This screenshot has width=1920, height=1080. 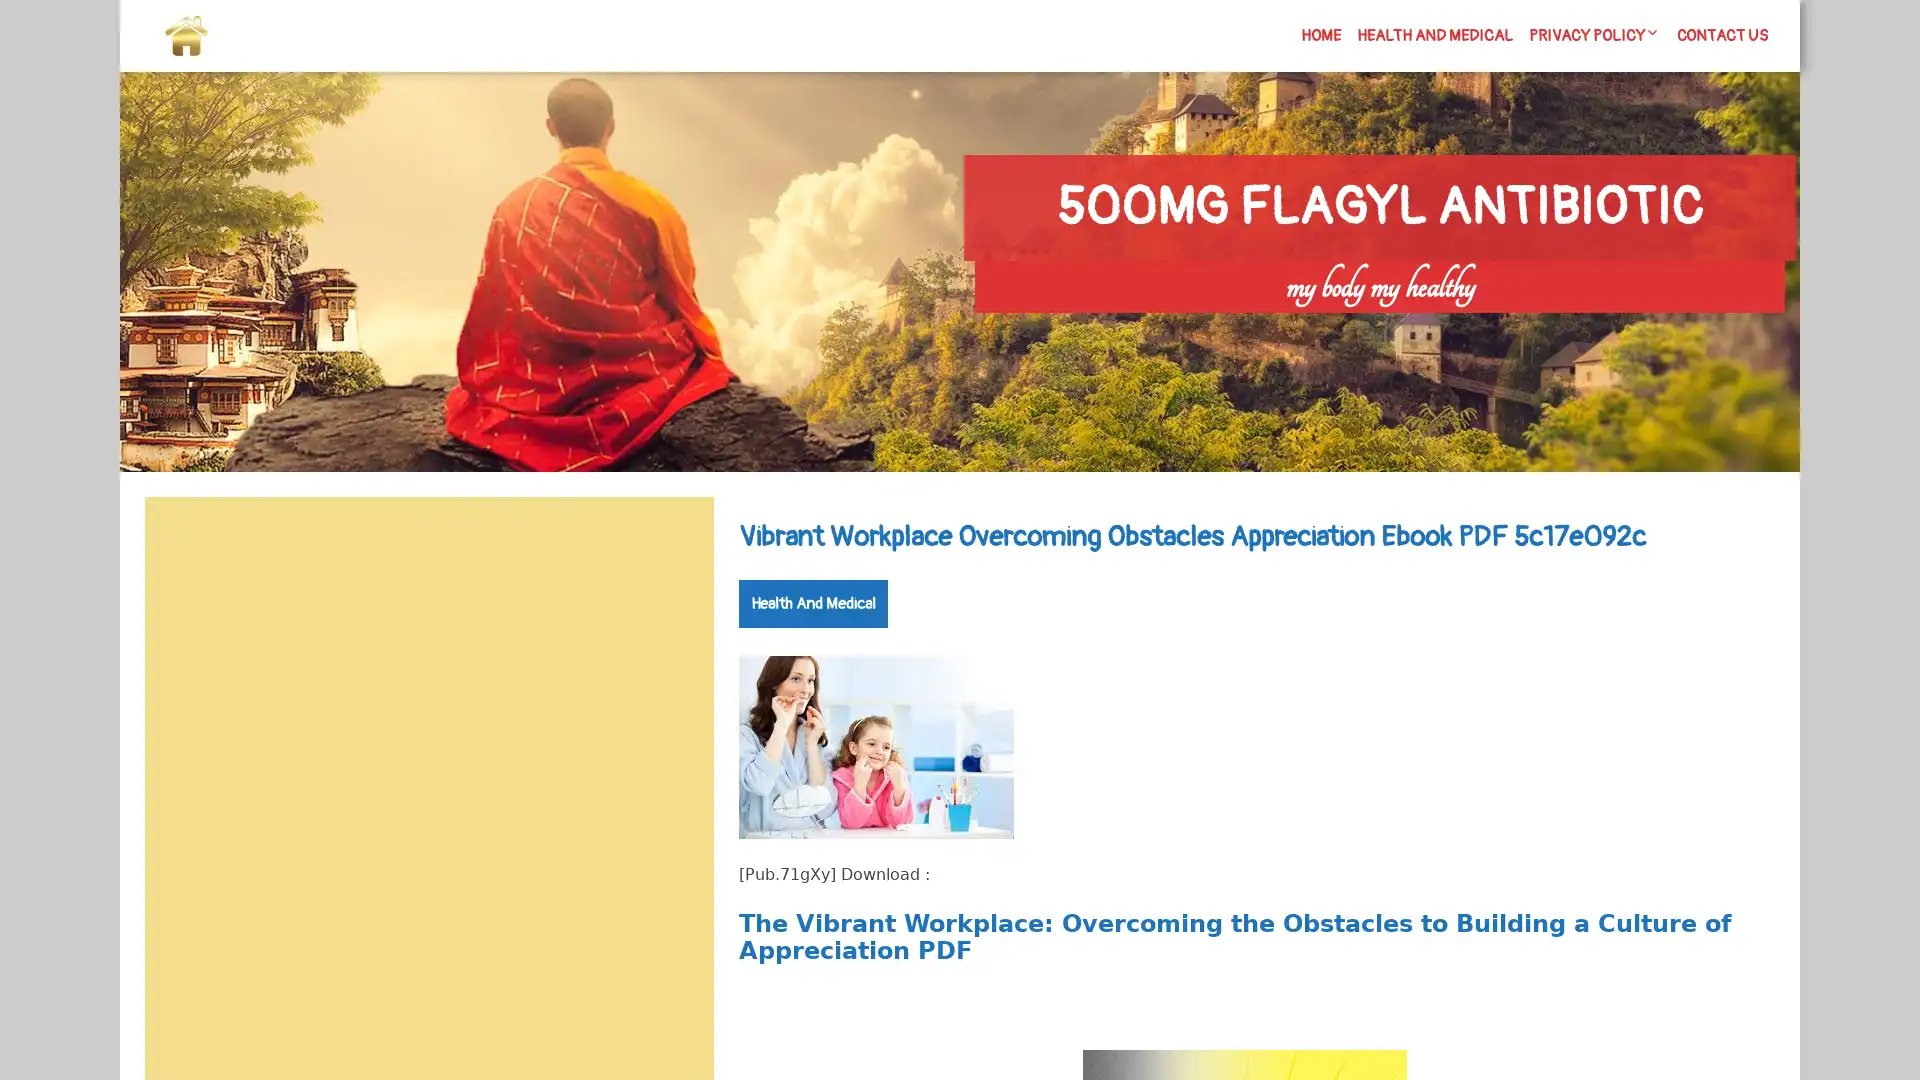 What do you see at coordinates (667, 545) in the screenshot?
I see `Search` at bounding box center [667, 545].